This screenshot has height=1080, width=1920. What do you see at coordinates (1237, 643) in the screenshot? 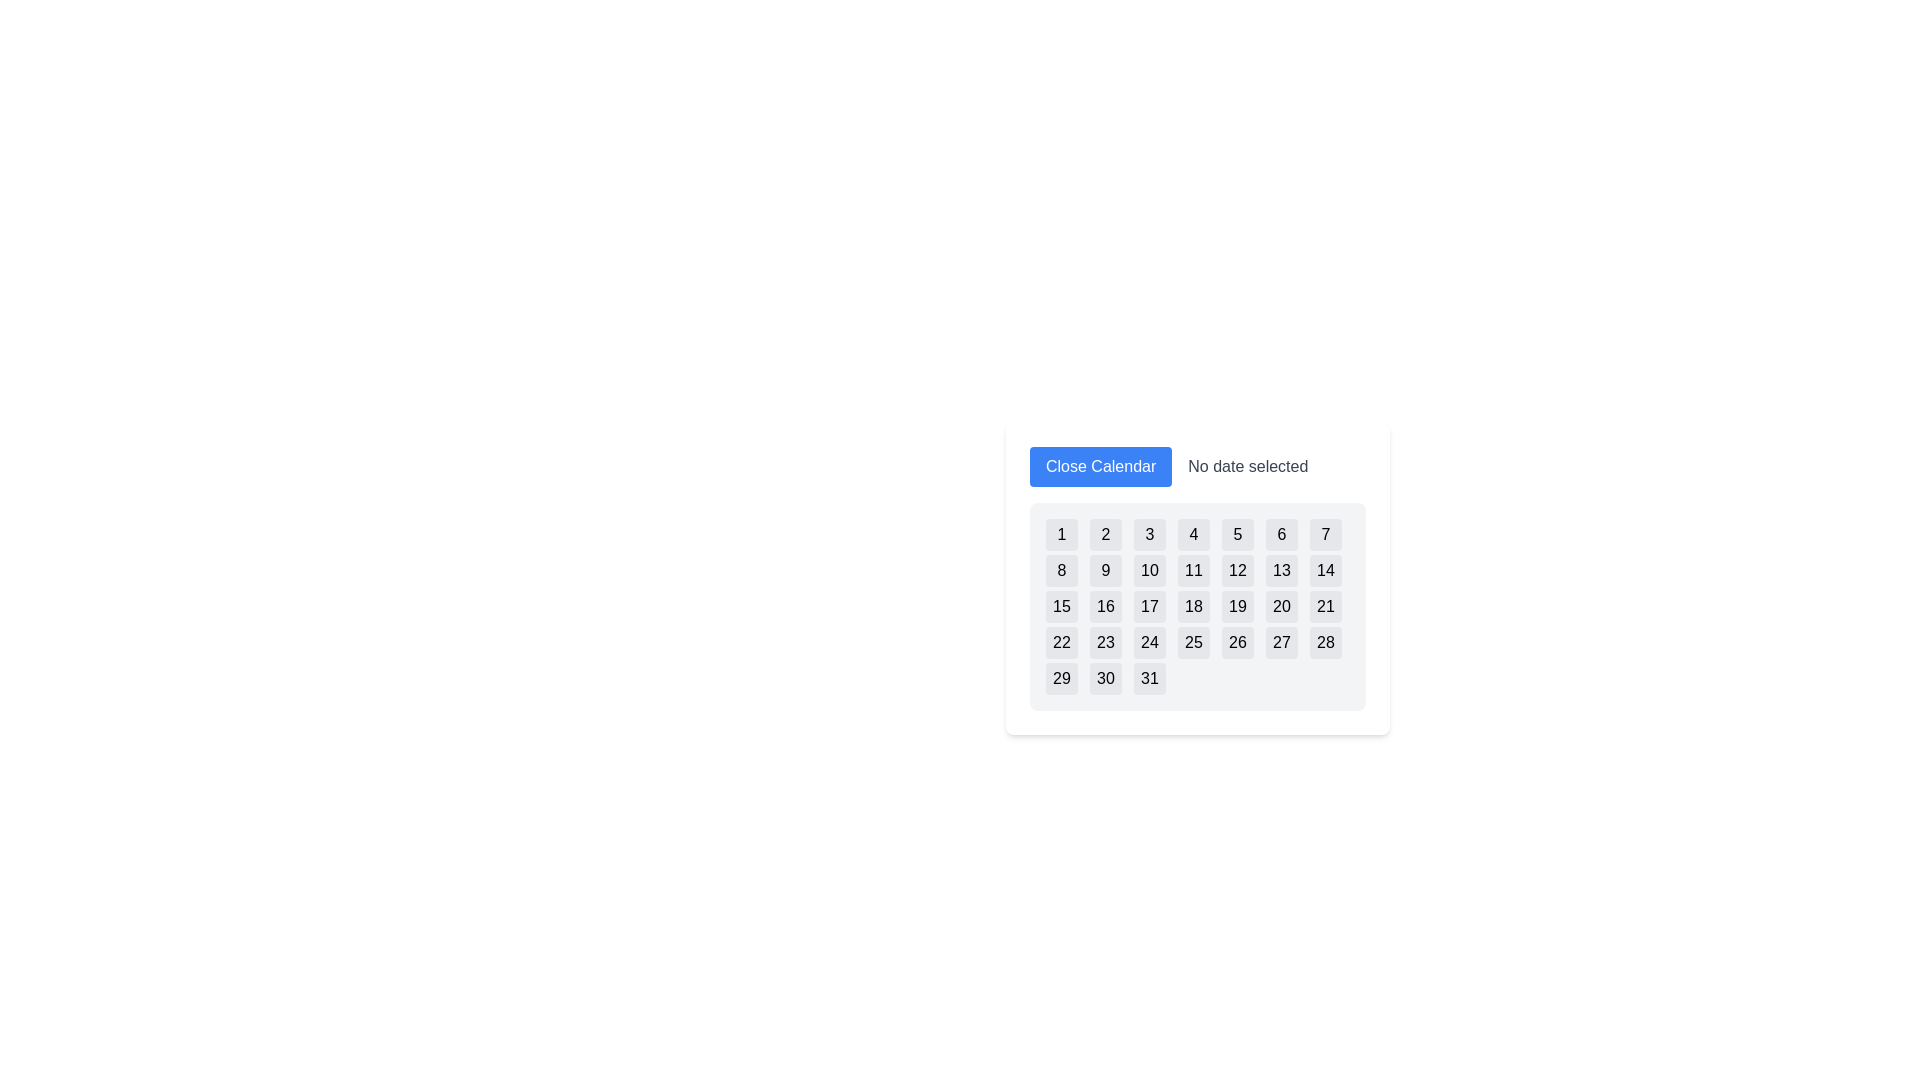
I see `the square button labeled '26' with a light gray background located` at bounding box center [1237, 643].